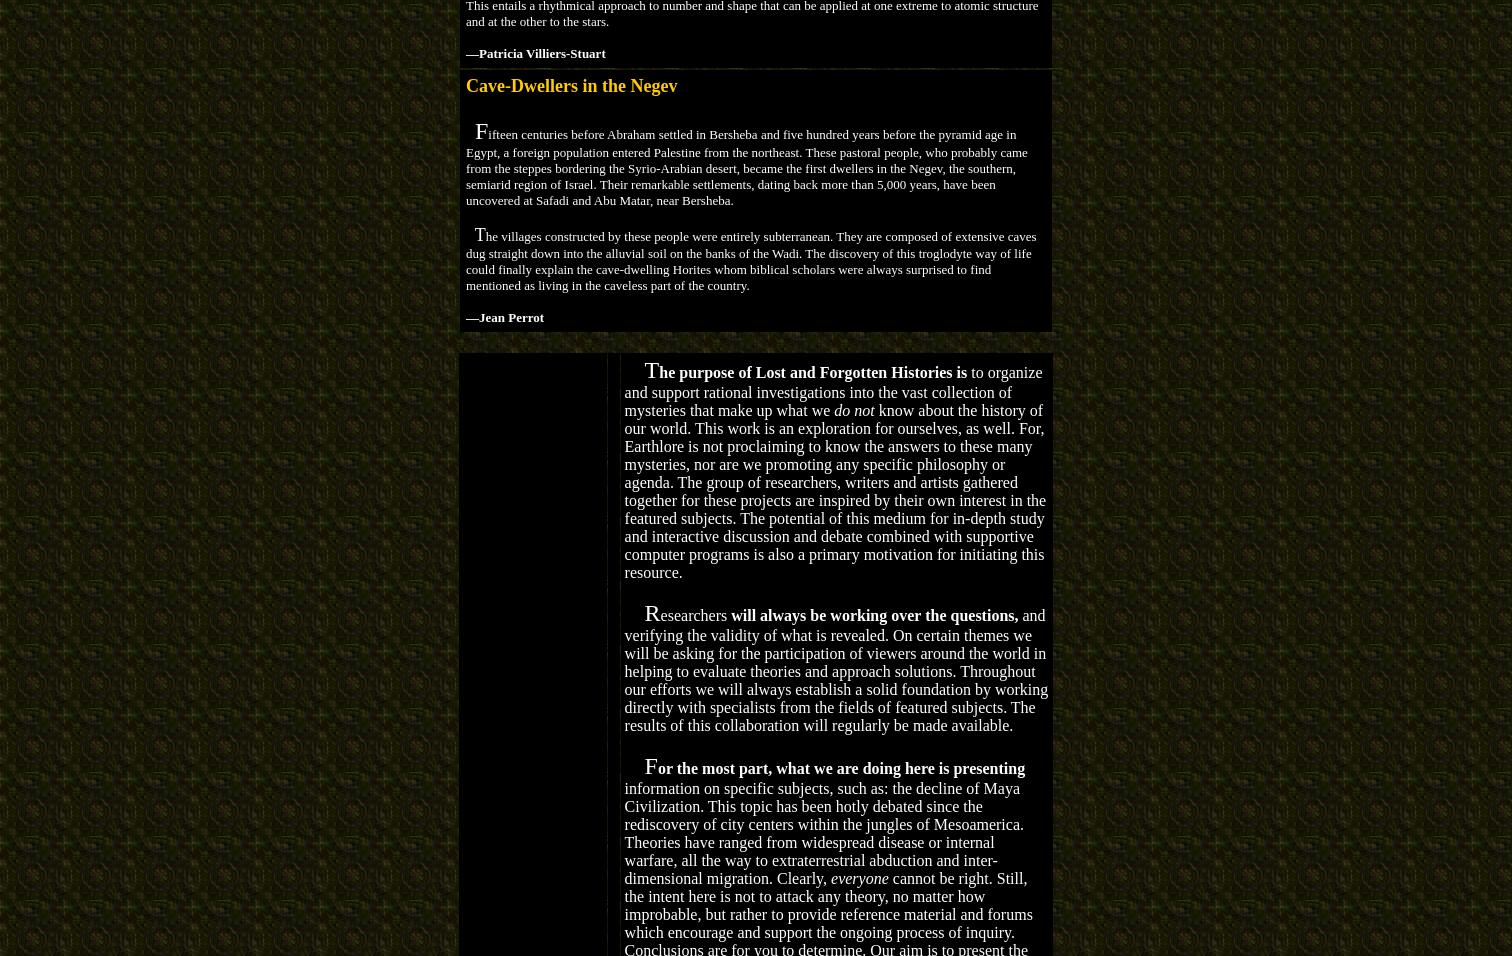 Image resolution: width=1512 pixels, height=956 pixels. I want to click on 'esearchers', so click(695, 614).